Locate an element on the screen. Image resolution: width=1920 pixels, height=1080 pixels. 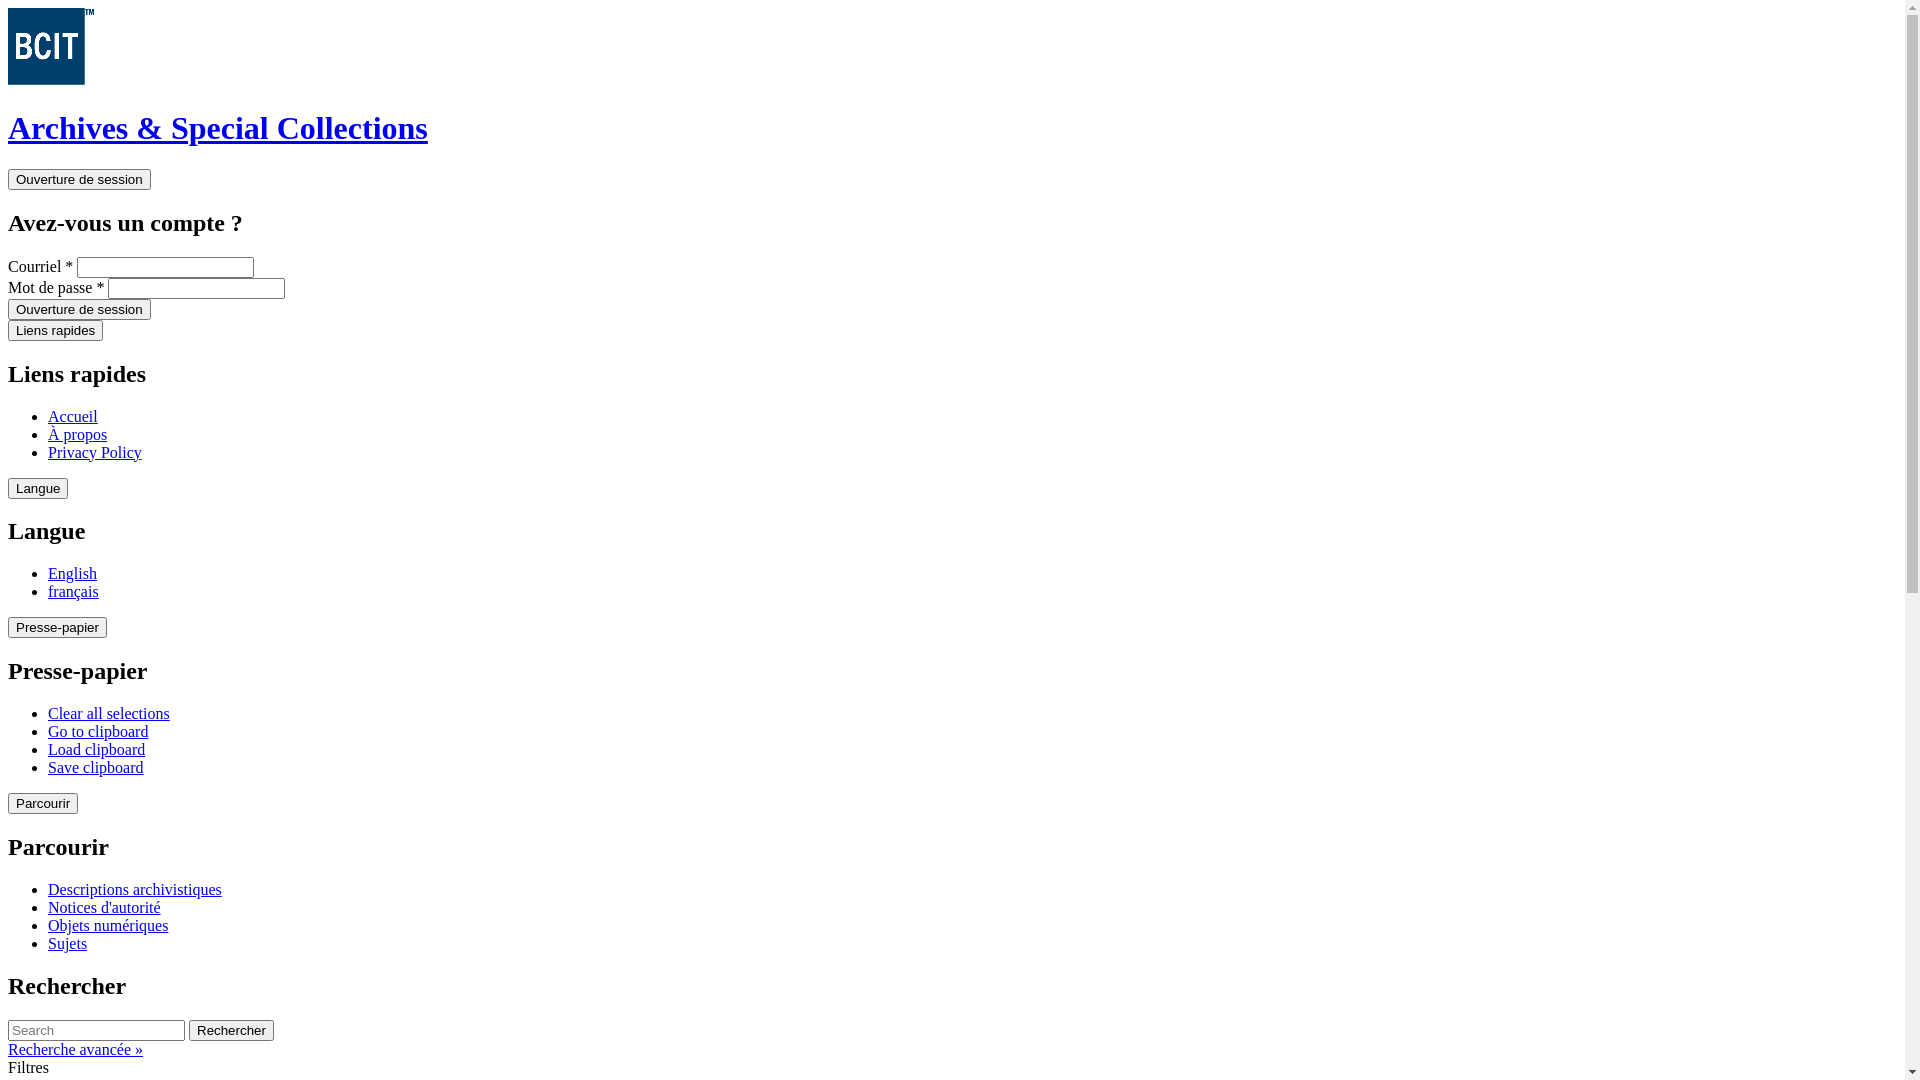
'Save clipboard' is located at coordinates (95, 766).